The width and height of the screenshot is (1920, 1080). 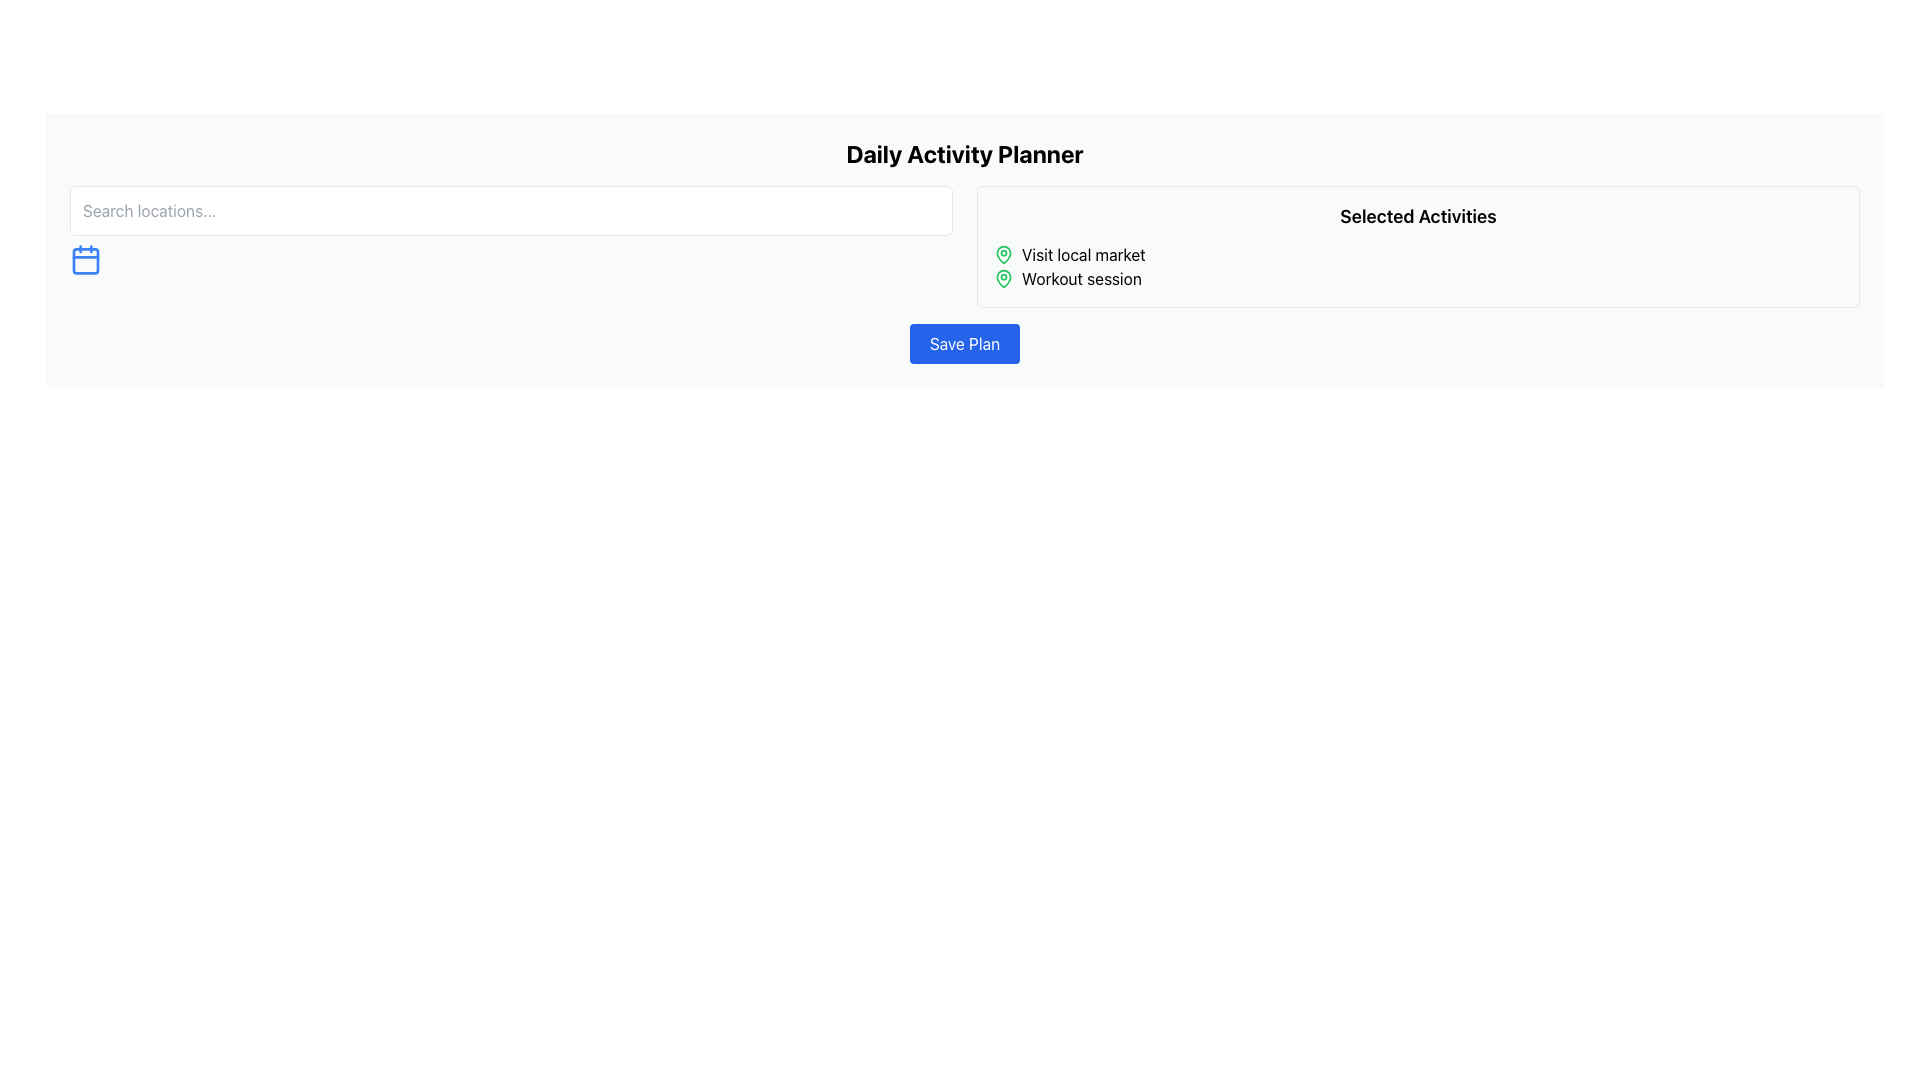 I want to click on the 'Save Plan' button, which is a rectangular button with rounded corners, styled in vibrant blue with white bold text, located centrally in the 'Daily Activity Planner' section, so click(x=964, y=342).